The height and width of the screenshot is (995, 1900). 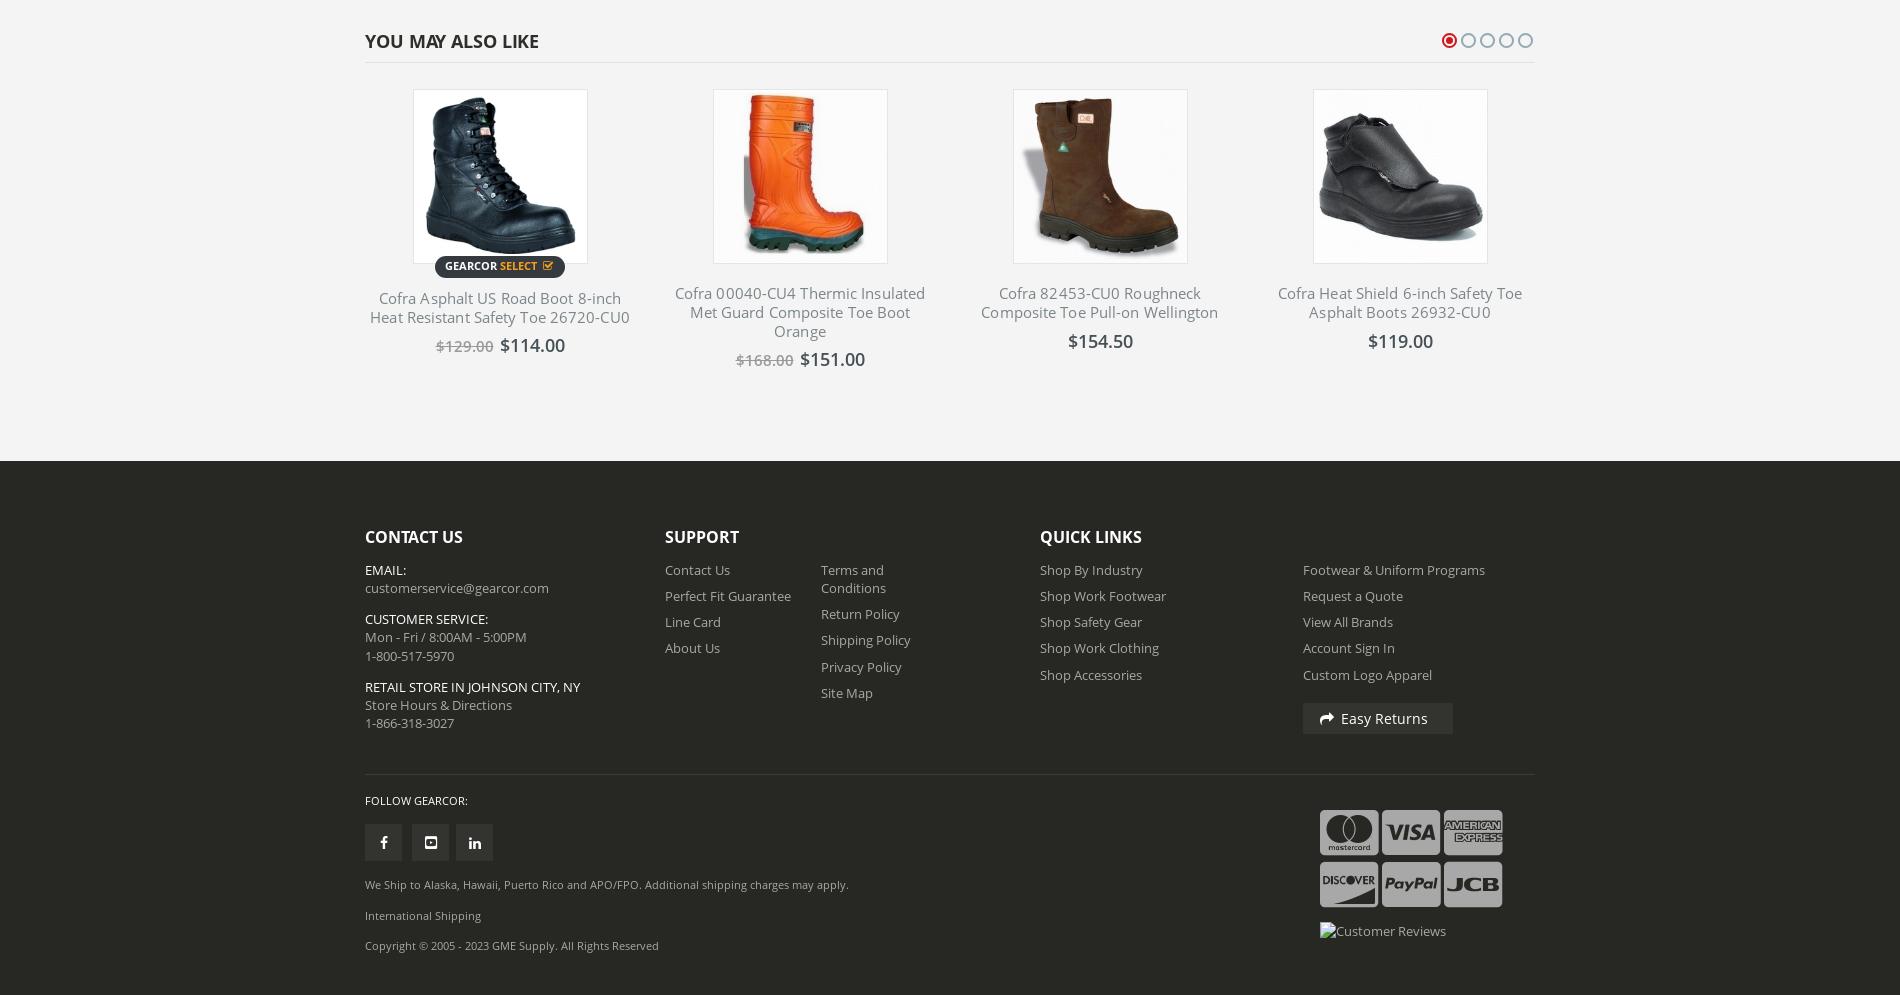 I want to click on 'Cofra Asphalt US Road Boot 8-inch Heat Resistant Safety Toe 26720-CU0', so click(x=499, y=305).